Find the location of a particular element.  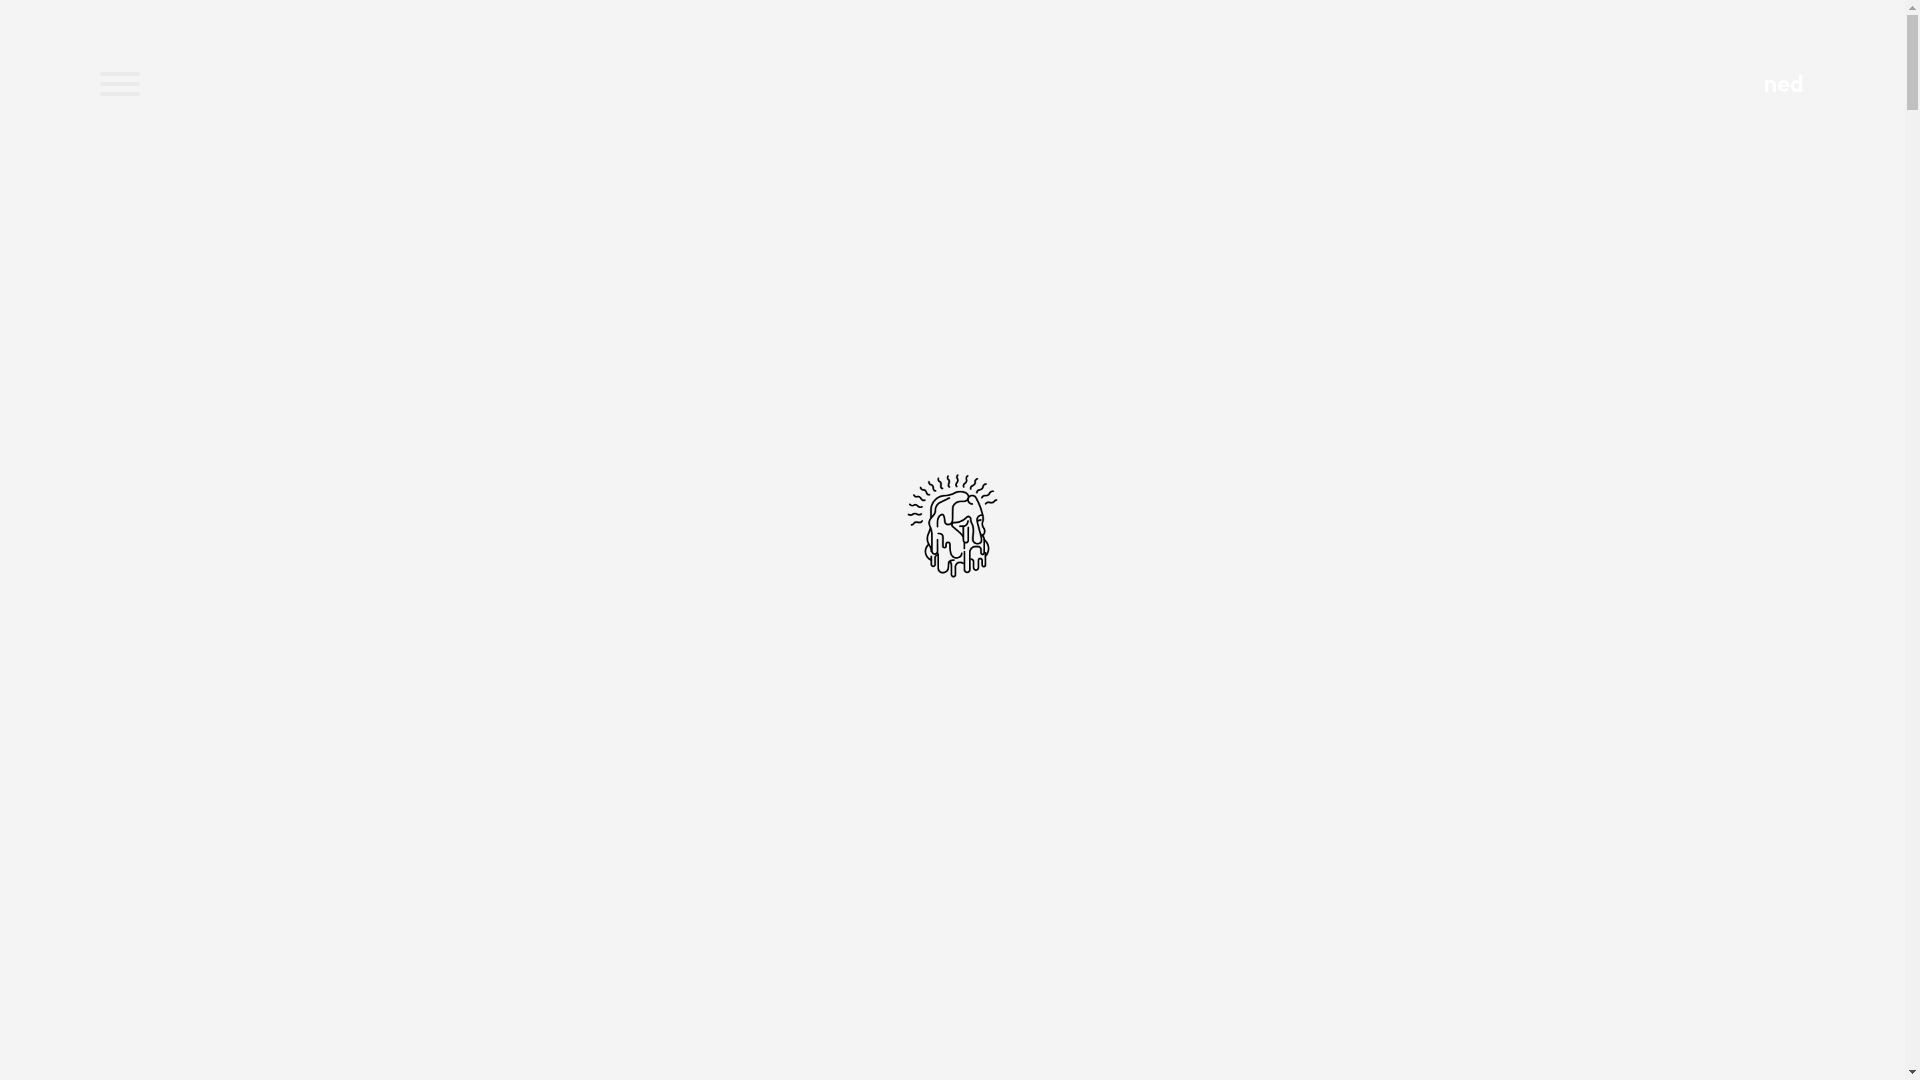

'ned' is located at coordinates (1752, 86).